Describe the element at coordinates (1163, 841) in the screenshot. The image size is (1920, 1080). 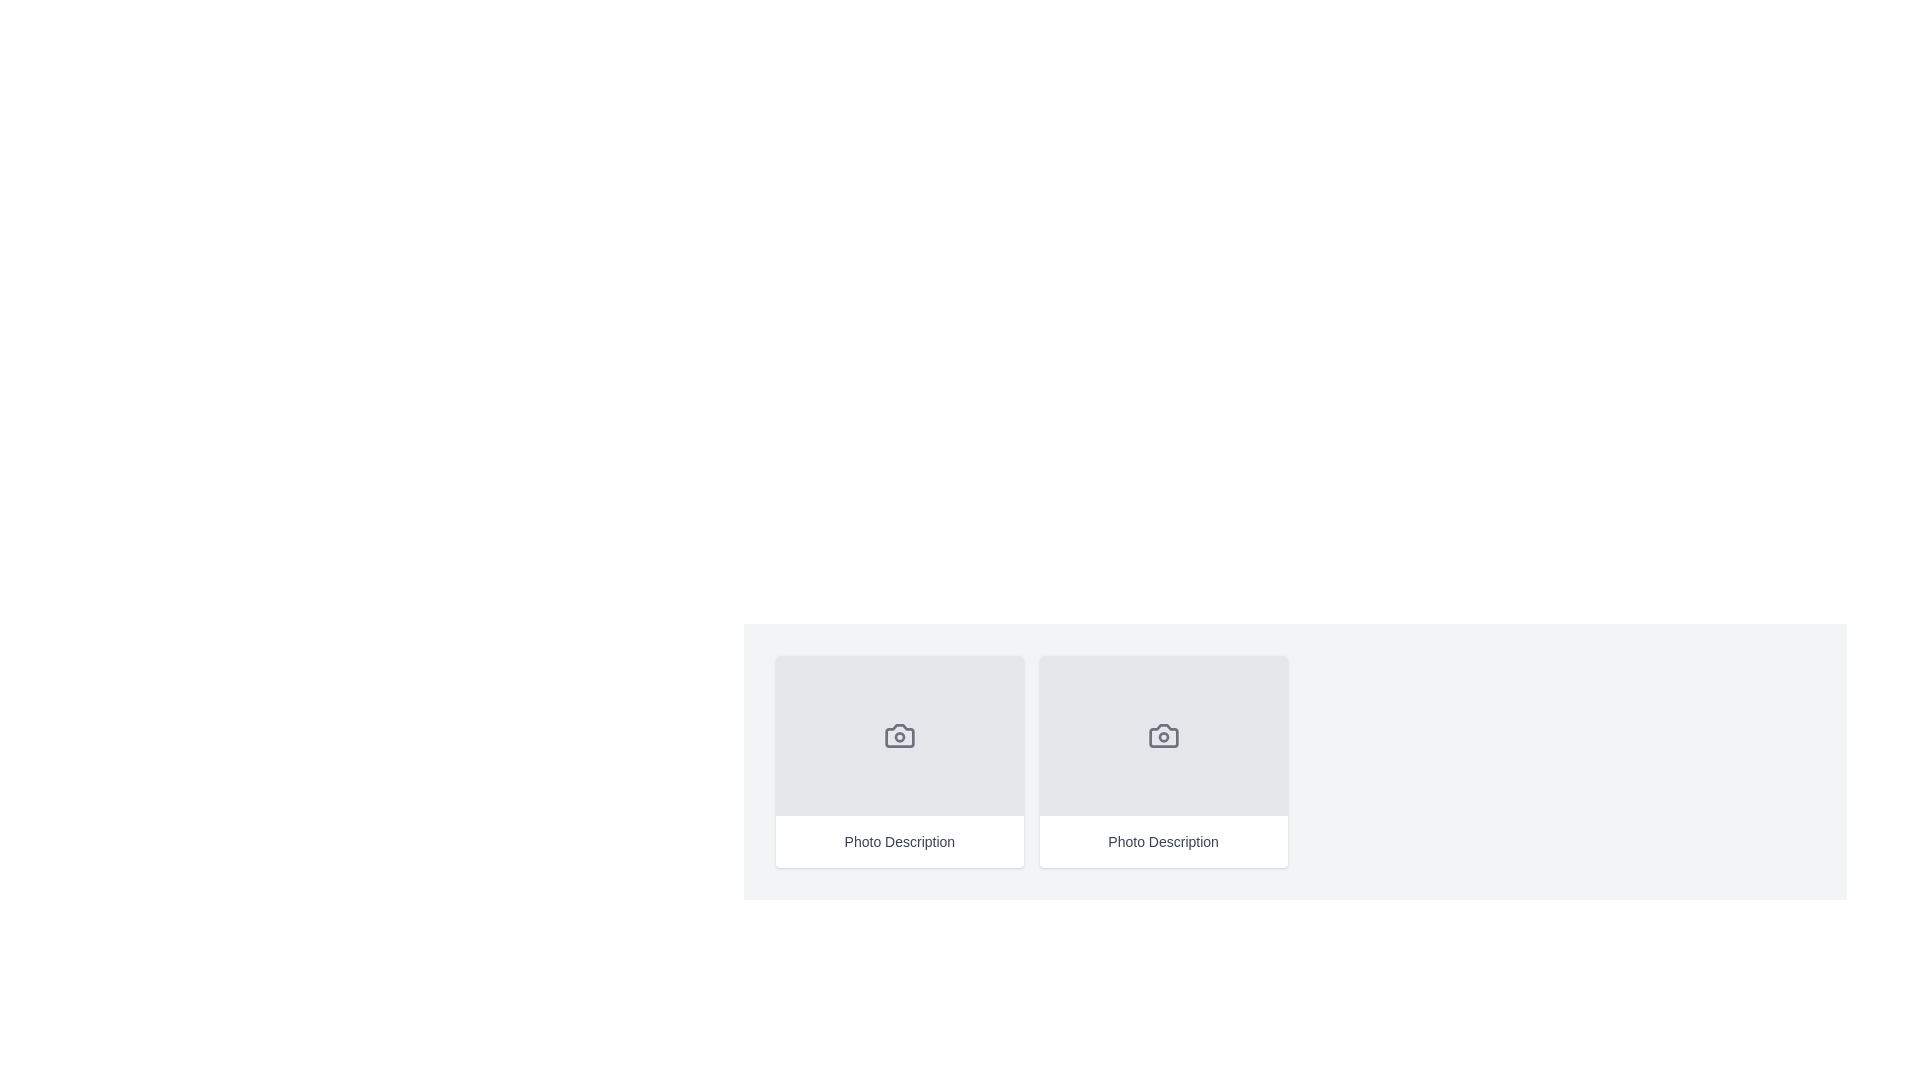
I see `the text label displaying 'Photo Description' in a smaller, gray font located in the footer of the second card in a horizontally aligned card layout` at that location.